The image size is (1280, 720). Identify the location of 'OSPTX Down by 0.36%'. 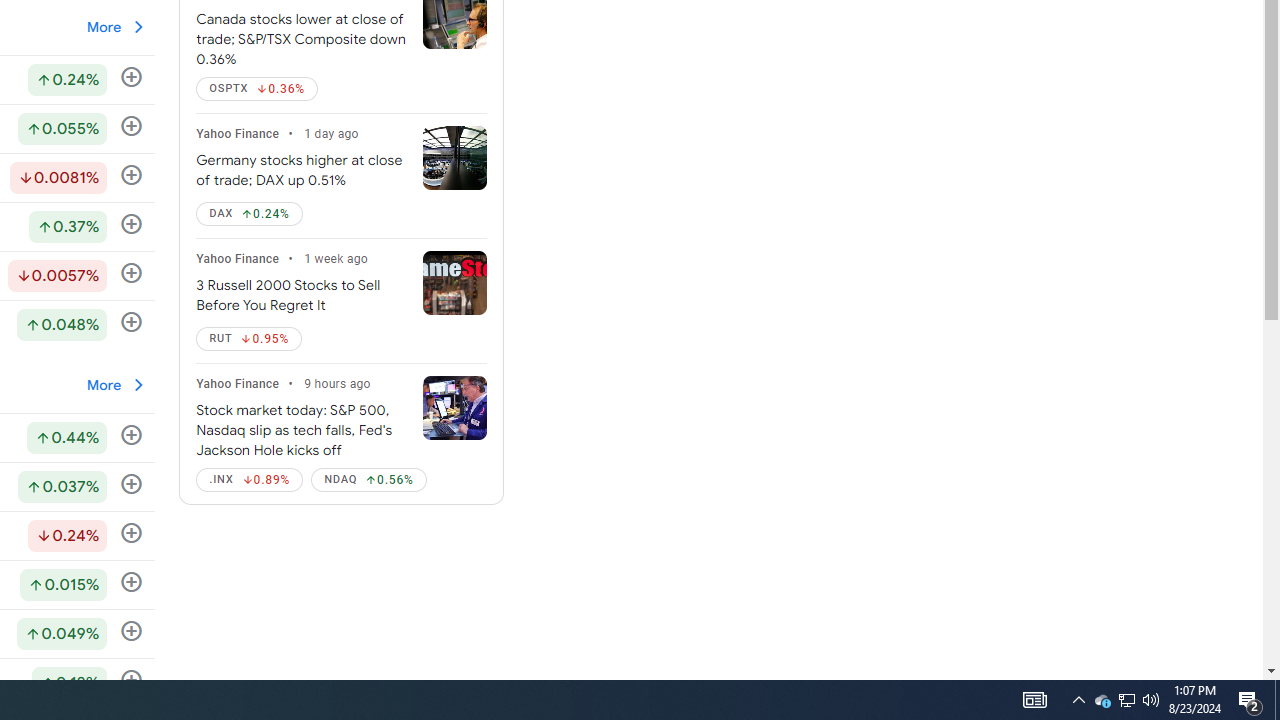
(255, 87).